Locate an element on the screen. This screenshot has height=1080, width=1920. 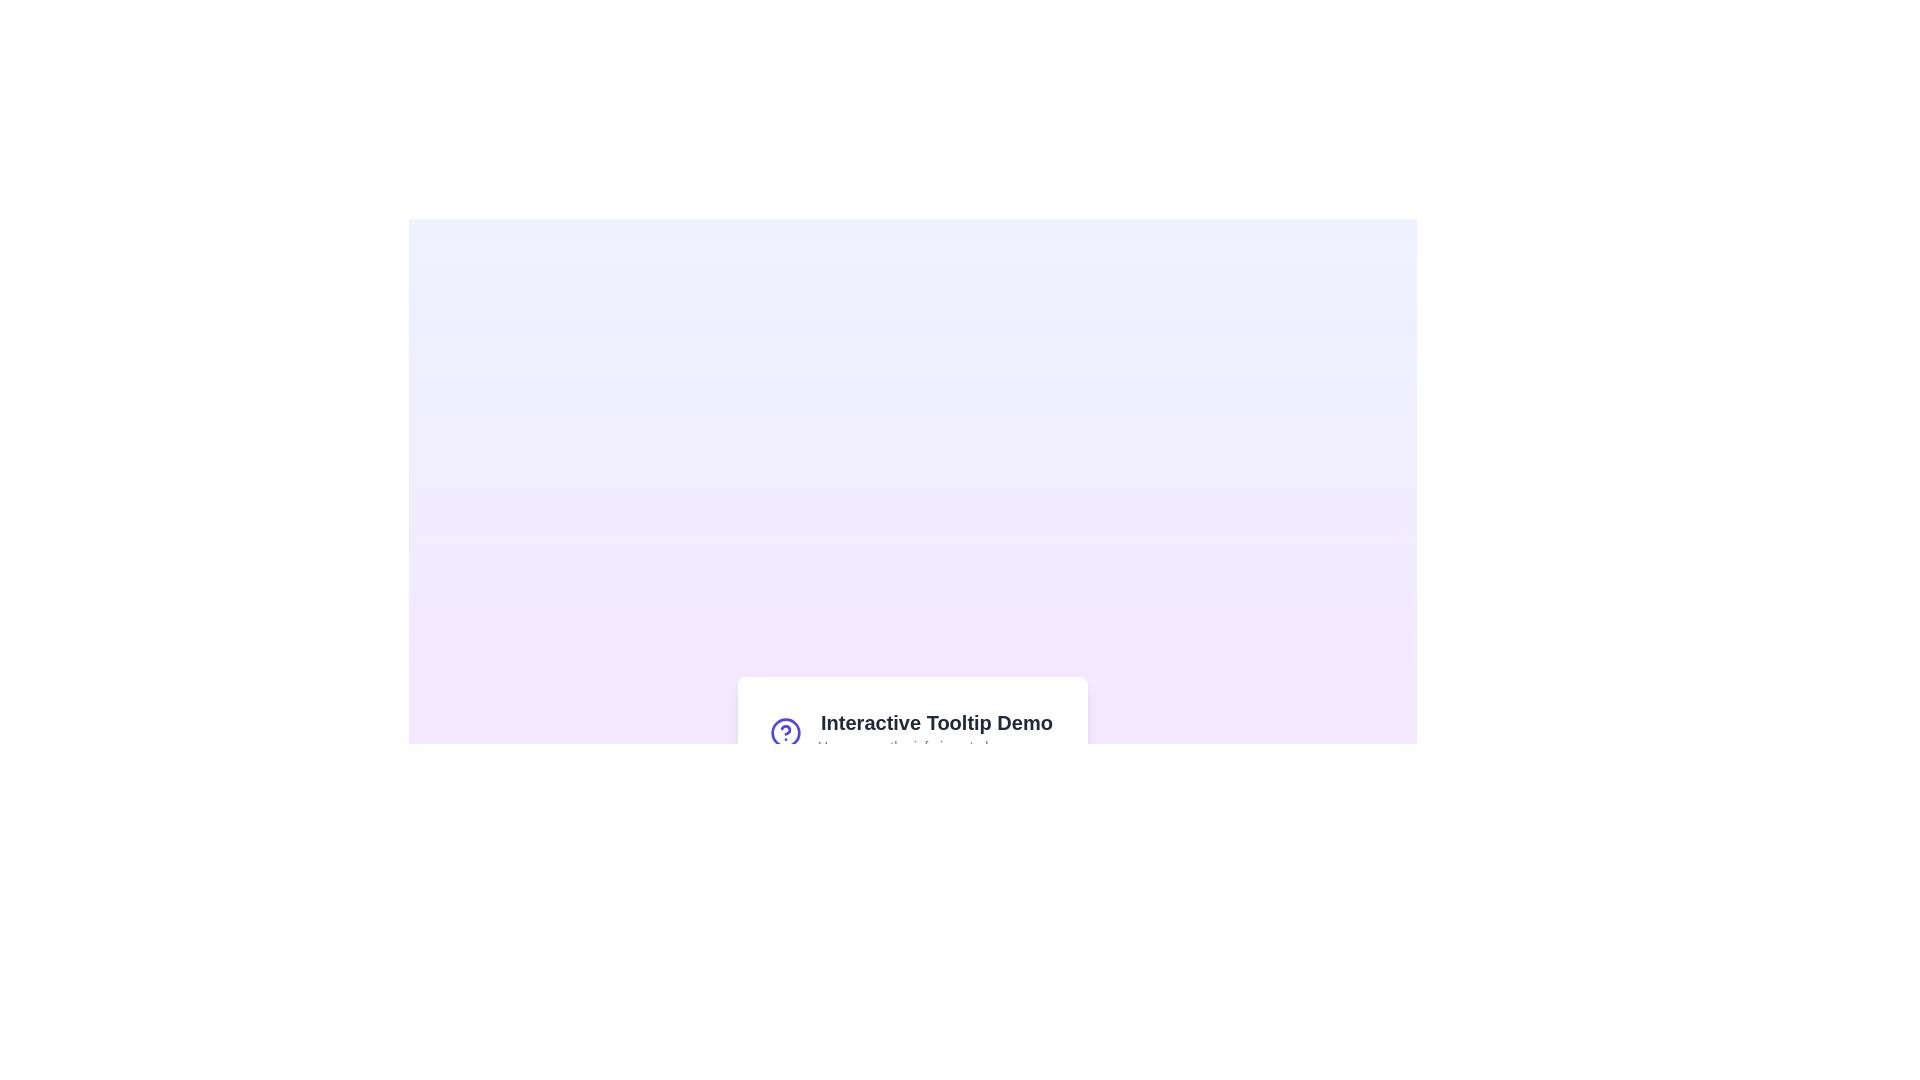
the decorative graphical circle that is part of the help icon, characterized by its blue stroke and central position relative to the question mark graphic is located at coordinates (784, 732).